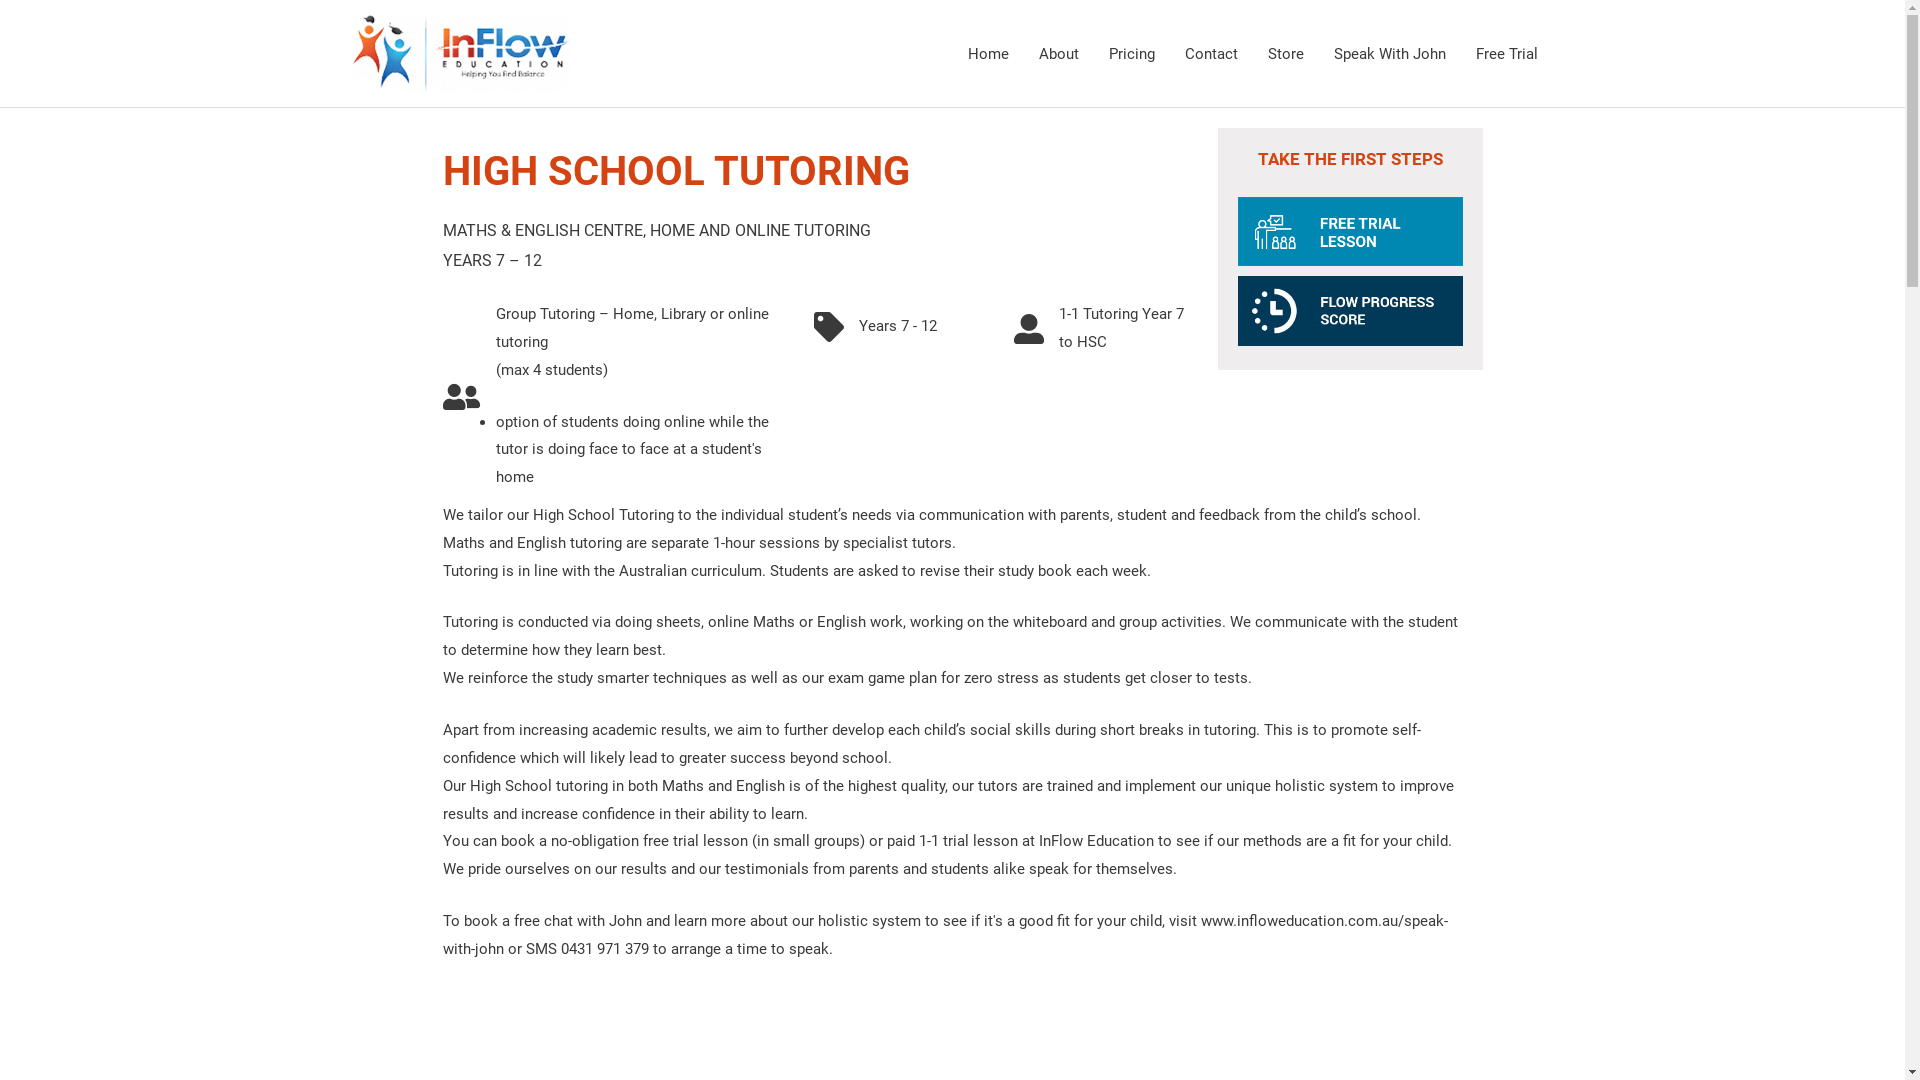  Describe the element at coordinates (1318, 52) in the screenshot. I see `'Speak With John'` at that location.